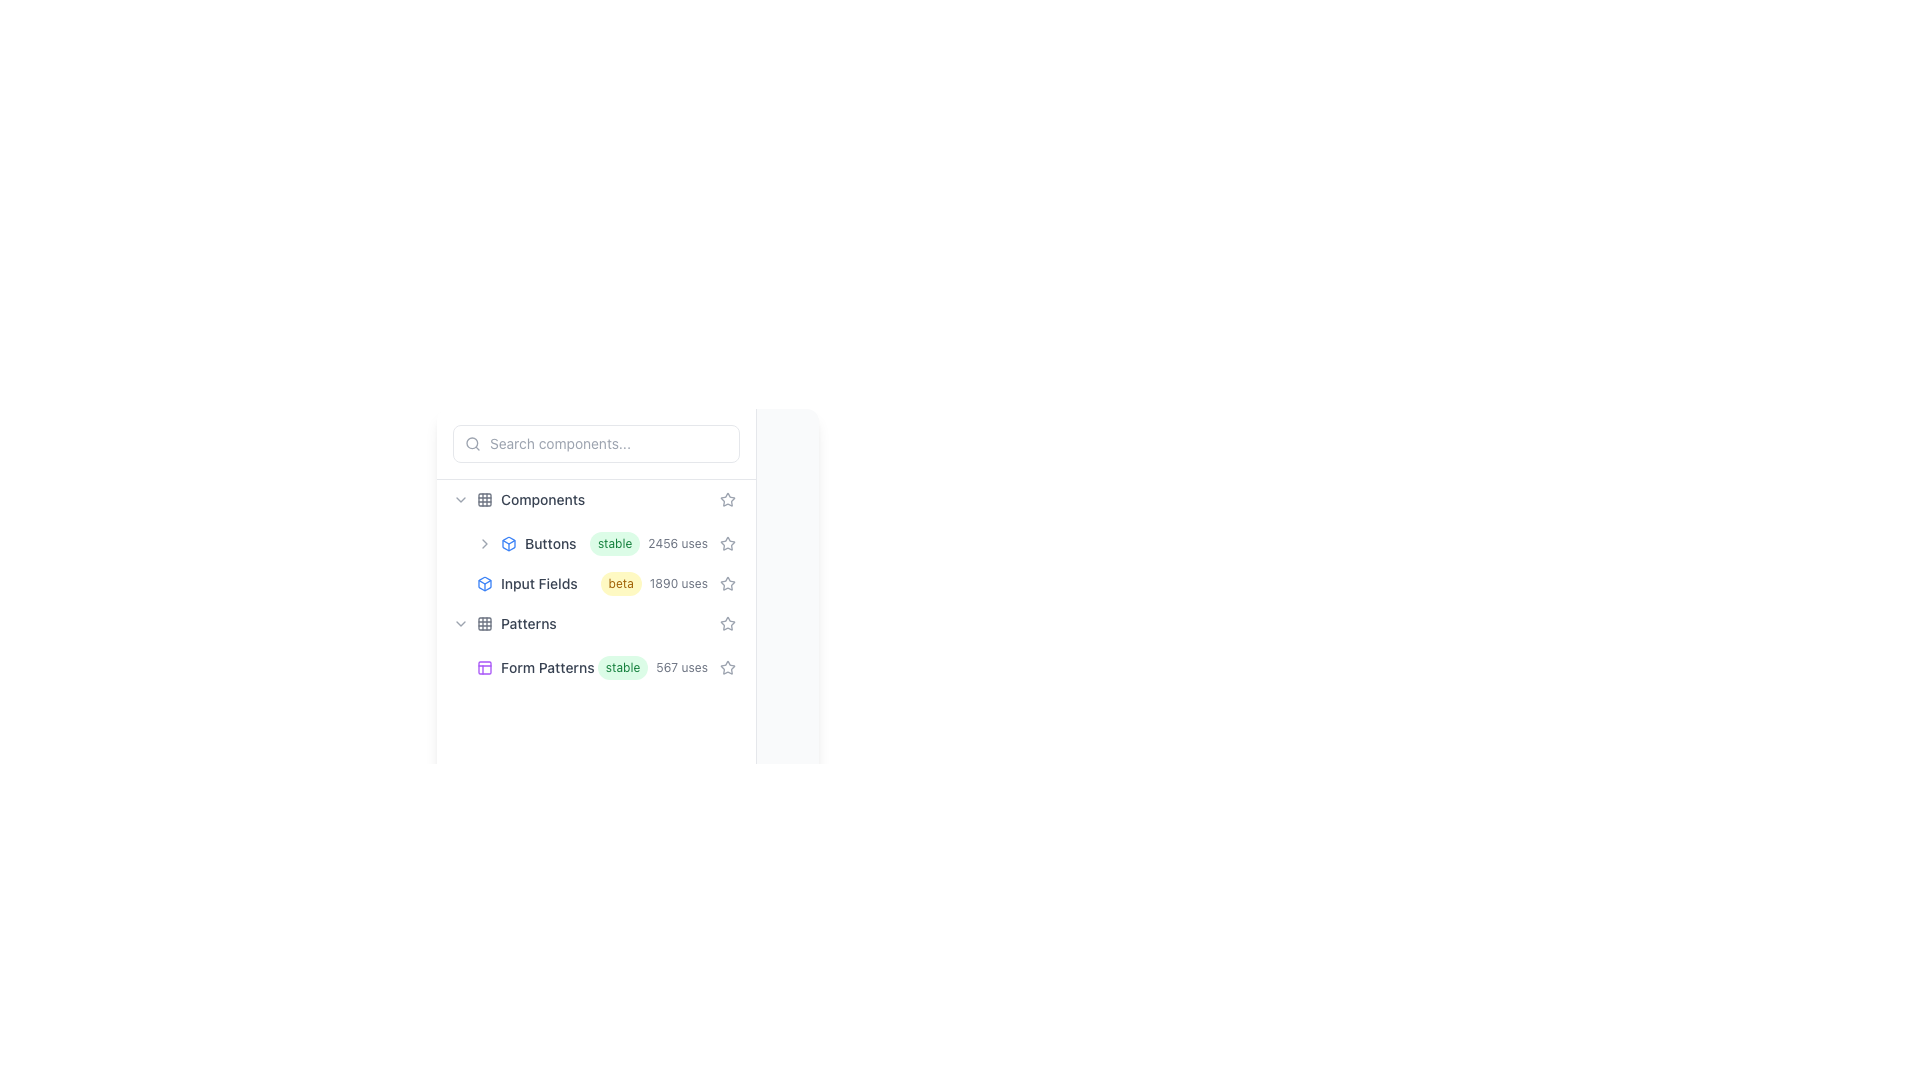  Describe the element at coordinates (595, 645) in the screenshot. I see `the 'Patterns' list item` at that location.